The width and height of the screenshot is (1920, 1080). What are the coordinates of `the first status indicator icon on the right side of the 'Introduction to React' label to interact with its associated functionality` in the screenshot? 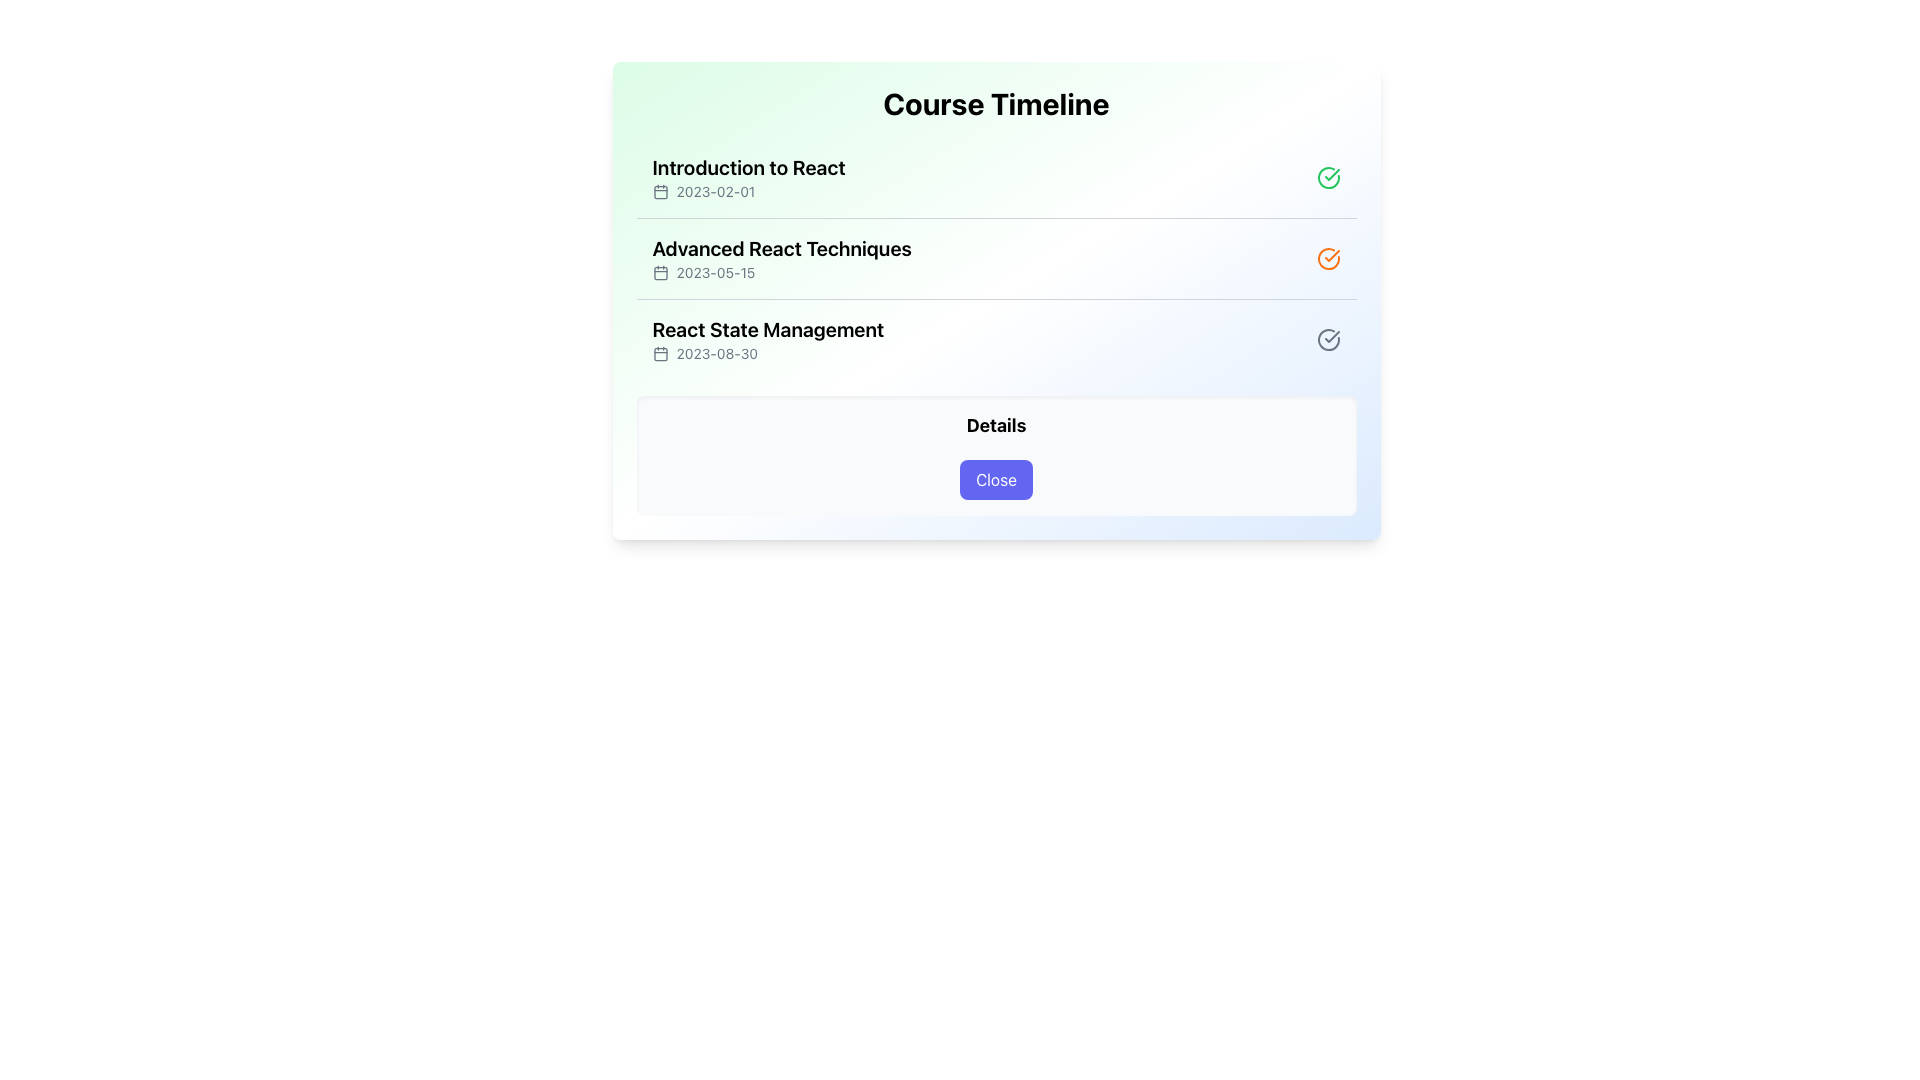 It's located at (1328, 176).